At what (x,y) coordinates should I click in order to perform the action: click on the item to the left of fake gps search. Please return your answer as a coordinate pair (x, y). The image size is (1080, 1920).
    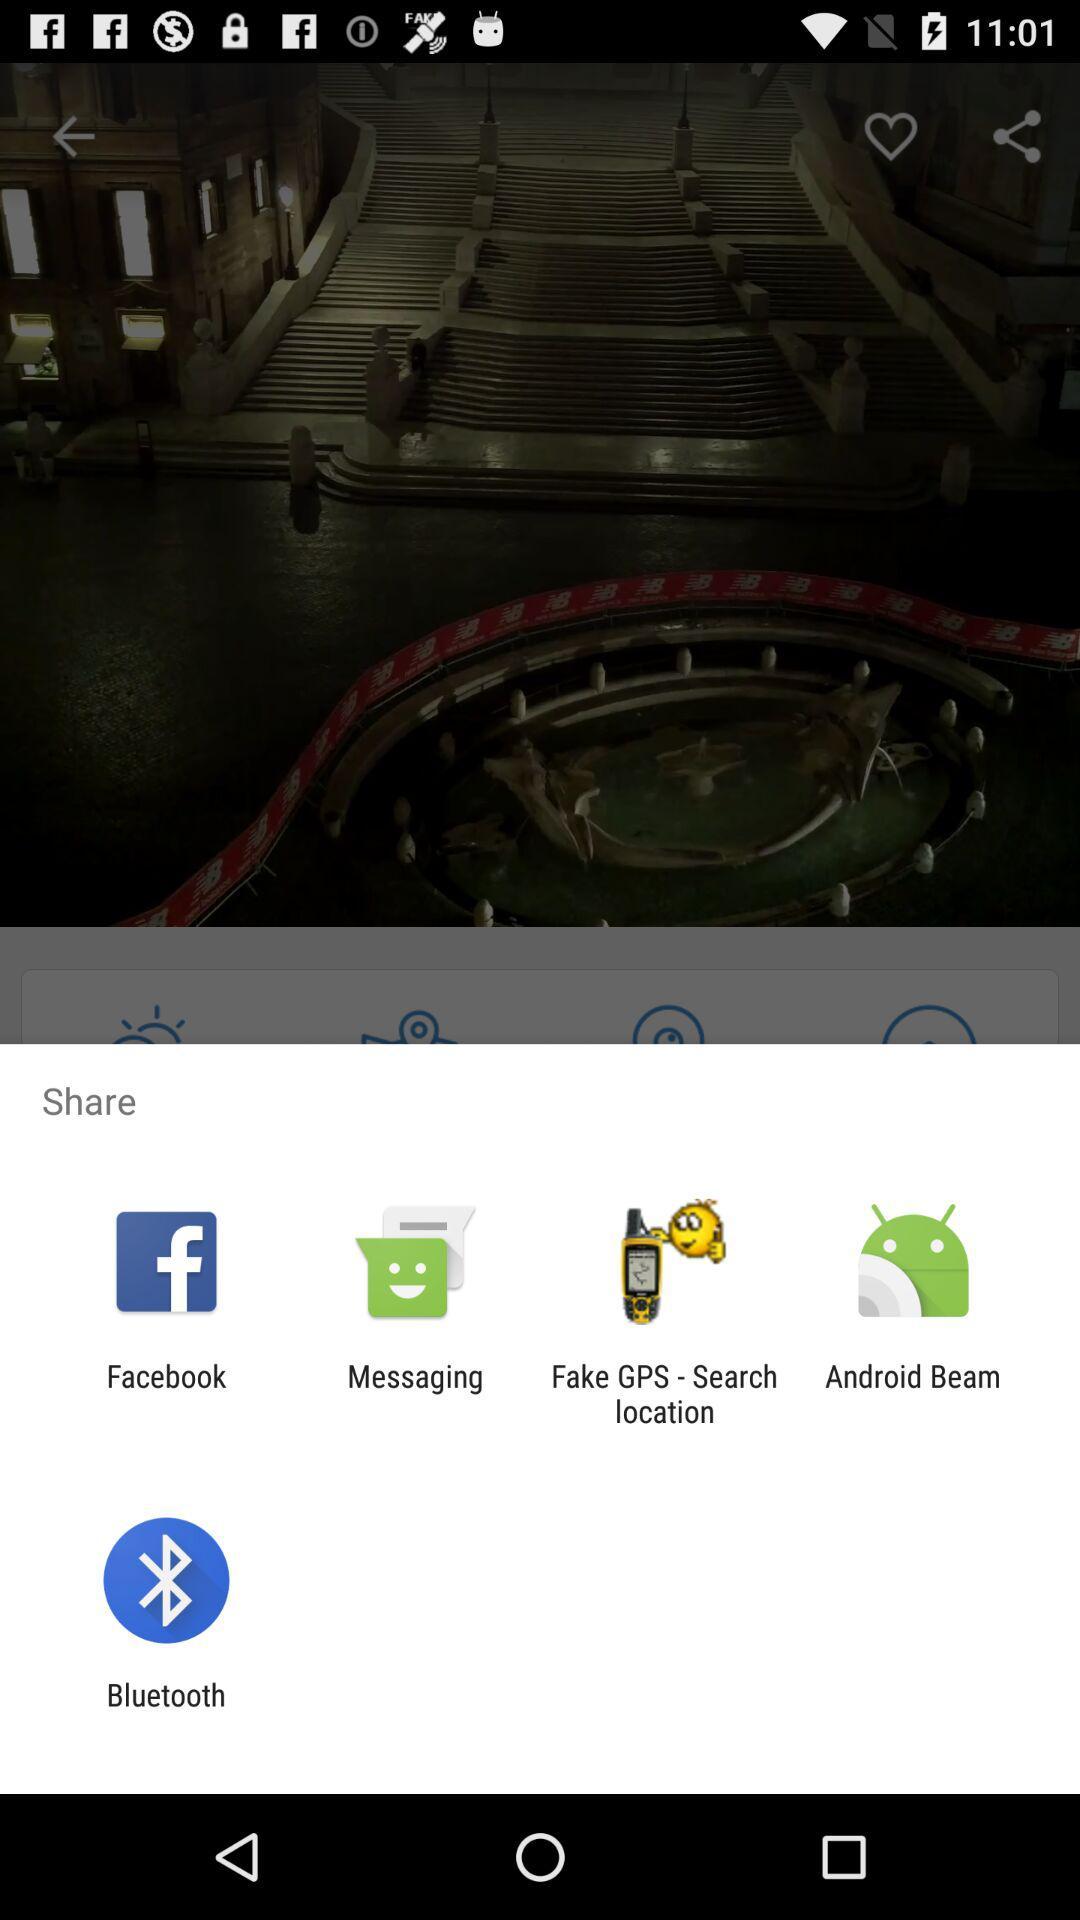
    Looking at the image, I should click on (414, 1392).